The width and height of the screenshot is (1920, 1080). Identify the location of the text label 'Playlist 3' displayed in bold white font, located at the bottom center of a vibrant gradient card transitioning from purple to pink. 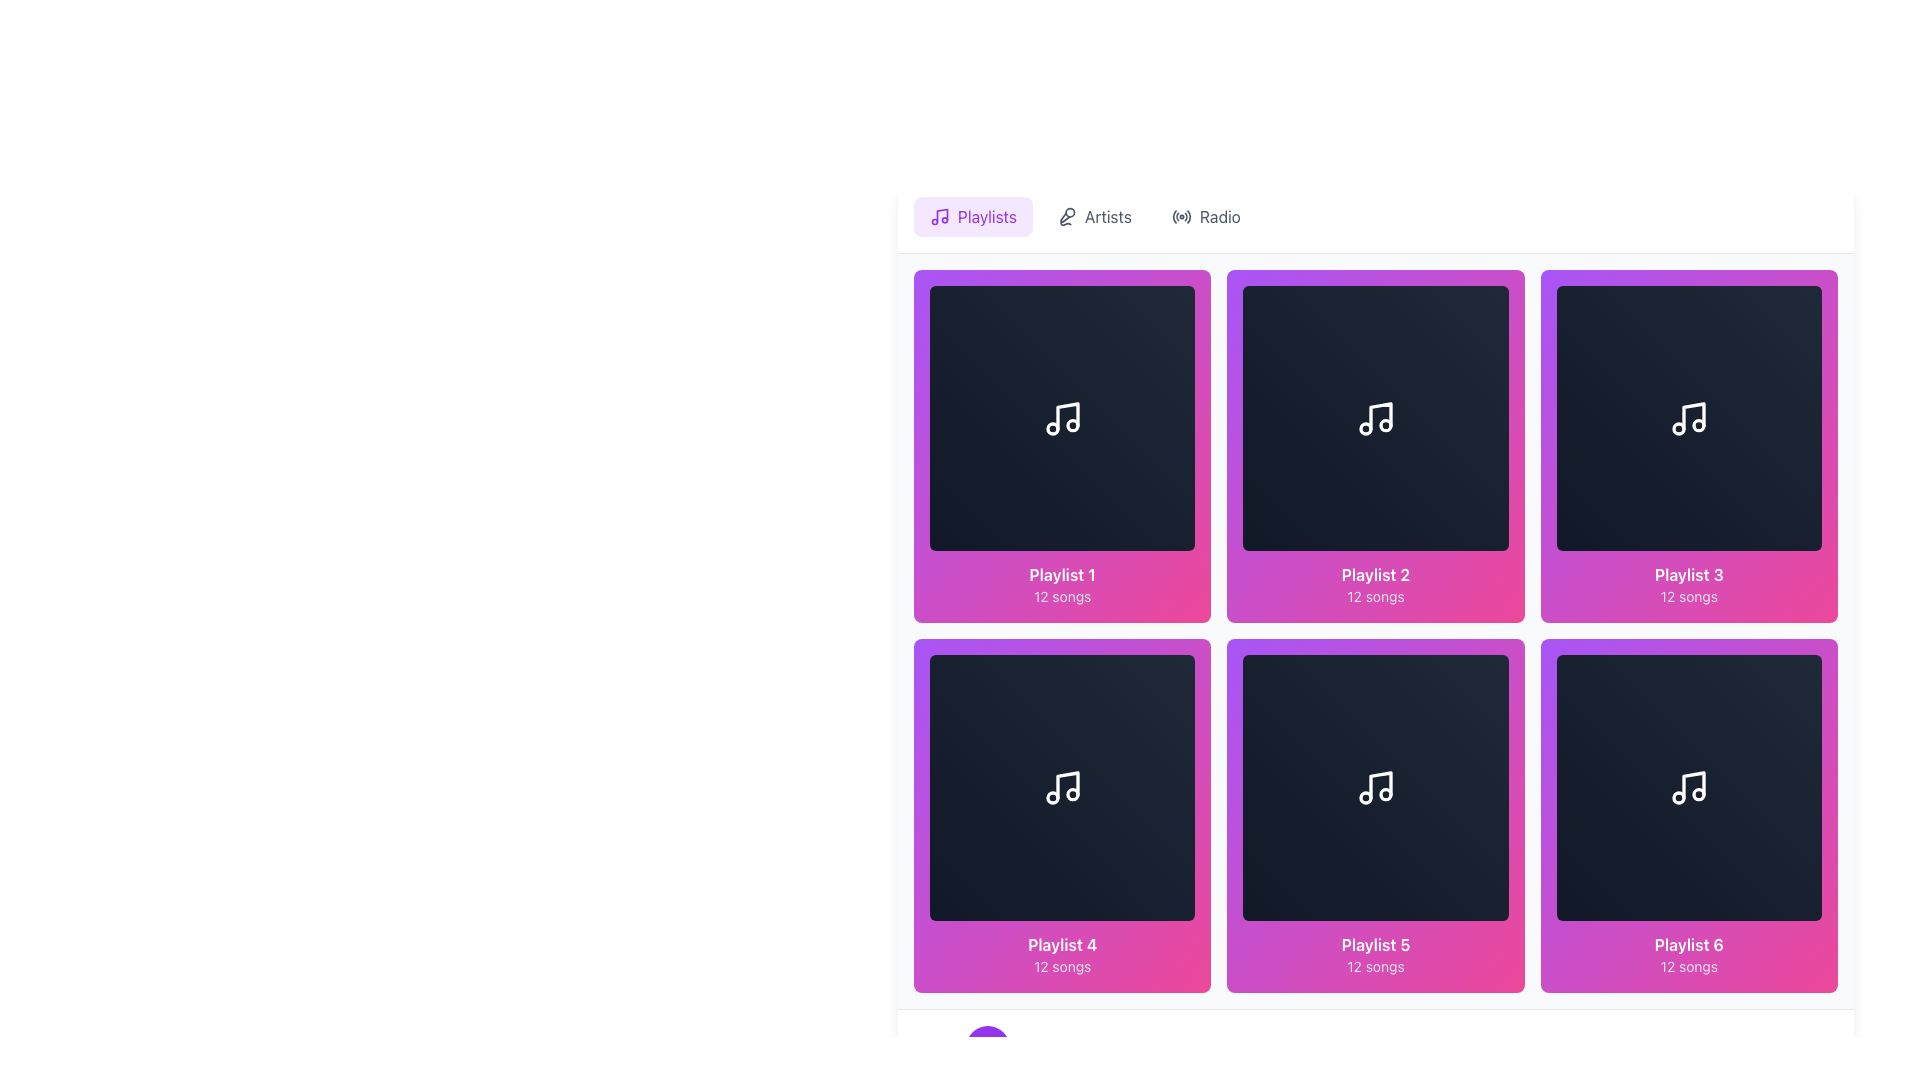
(1688, 575).